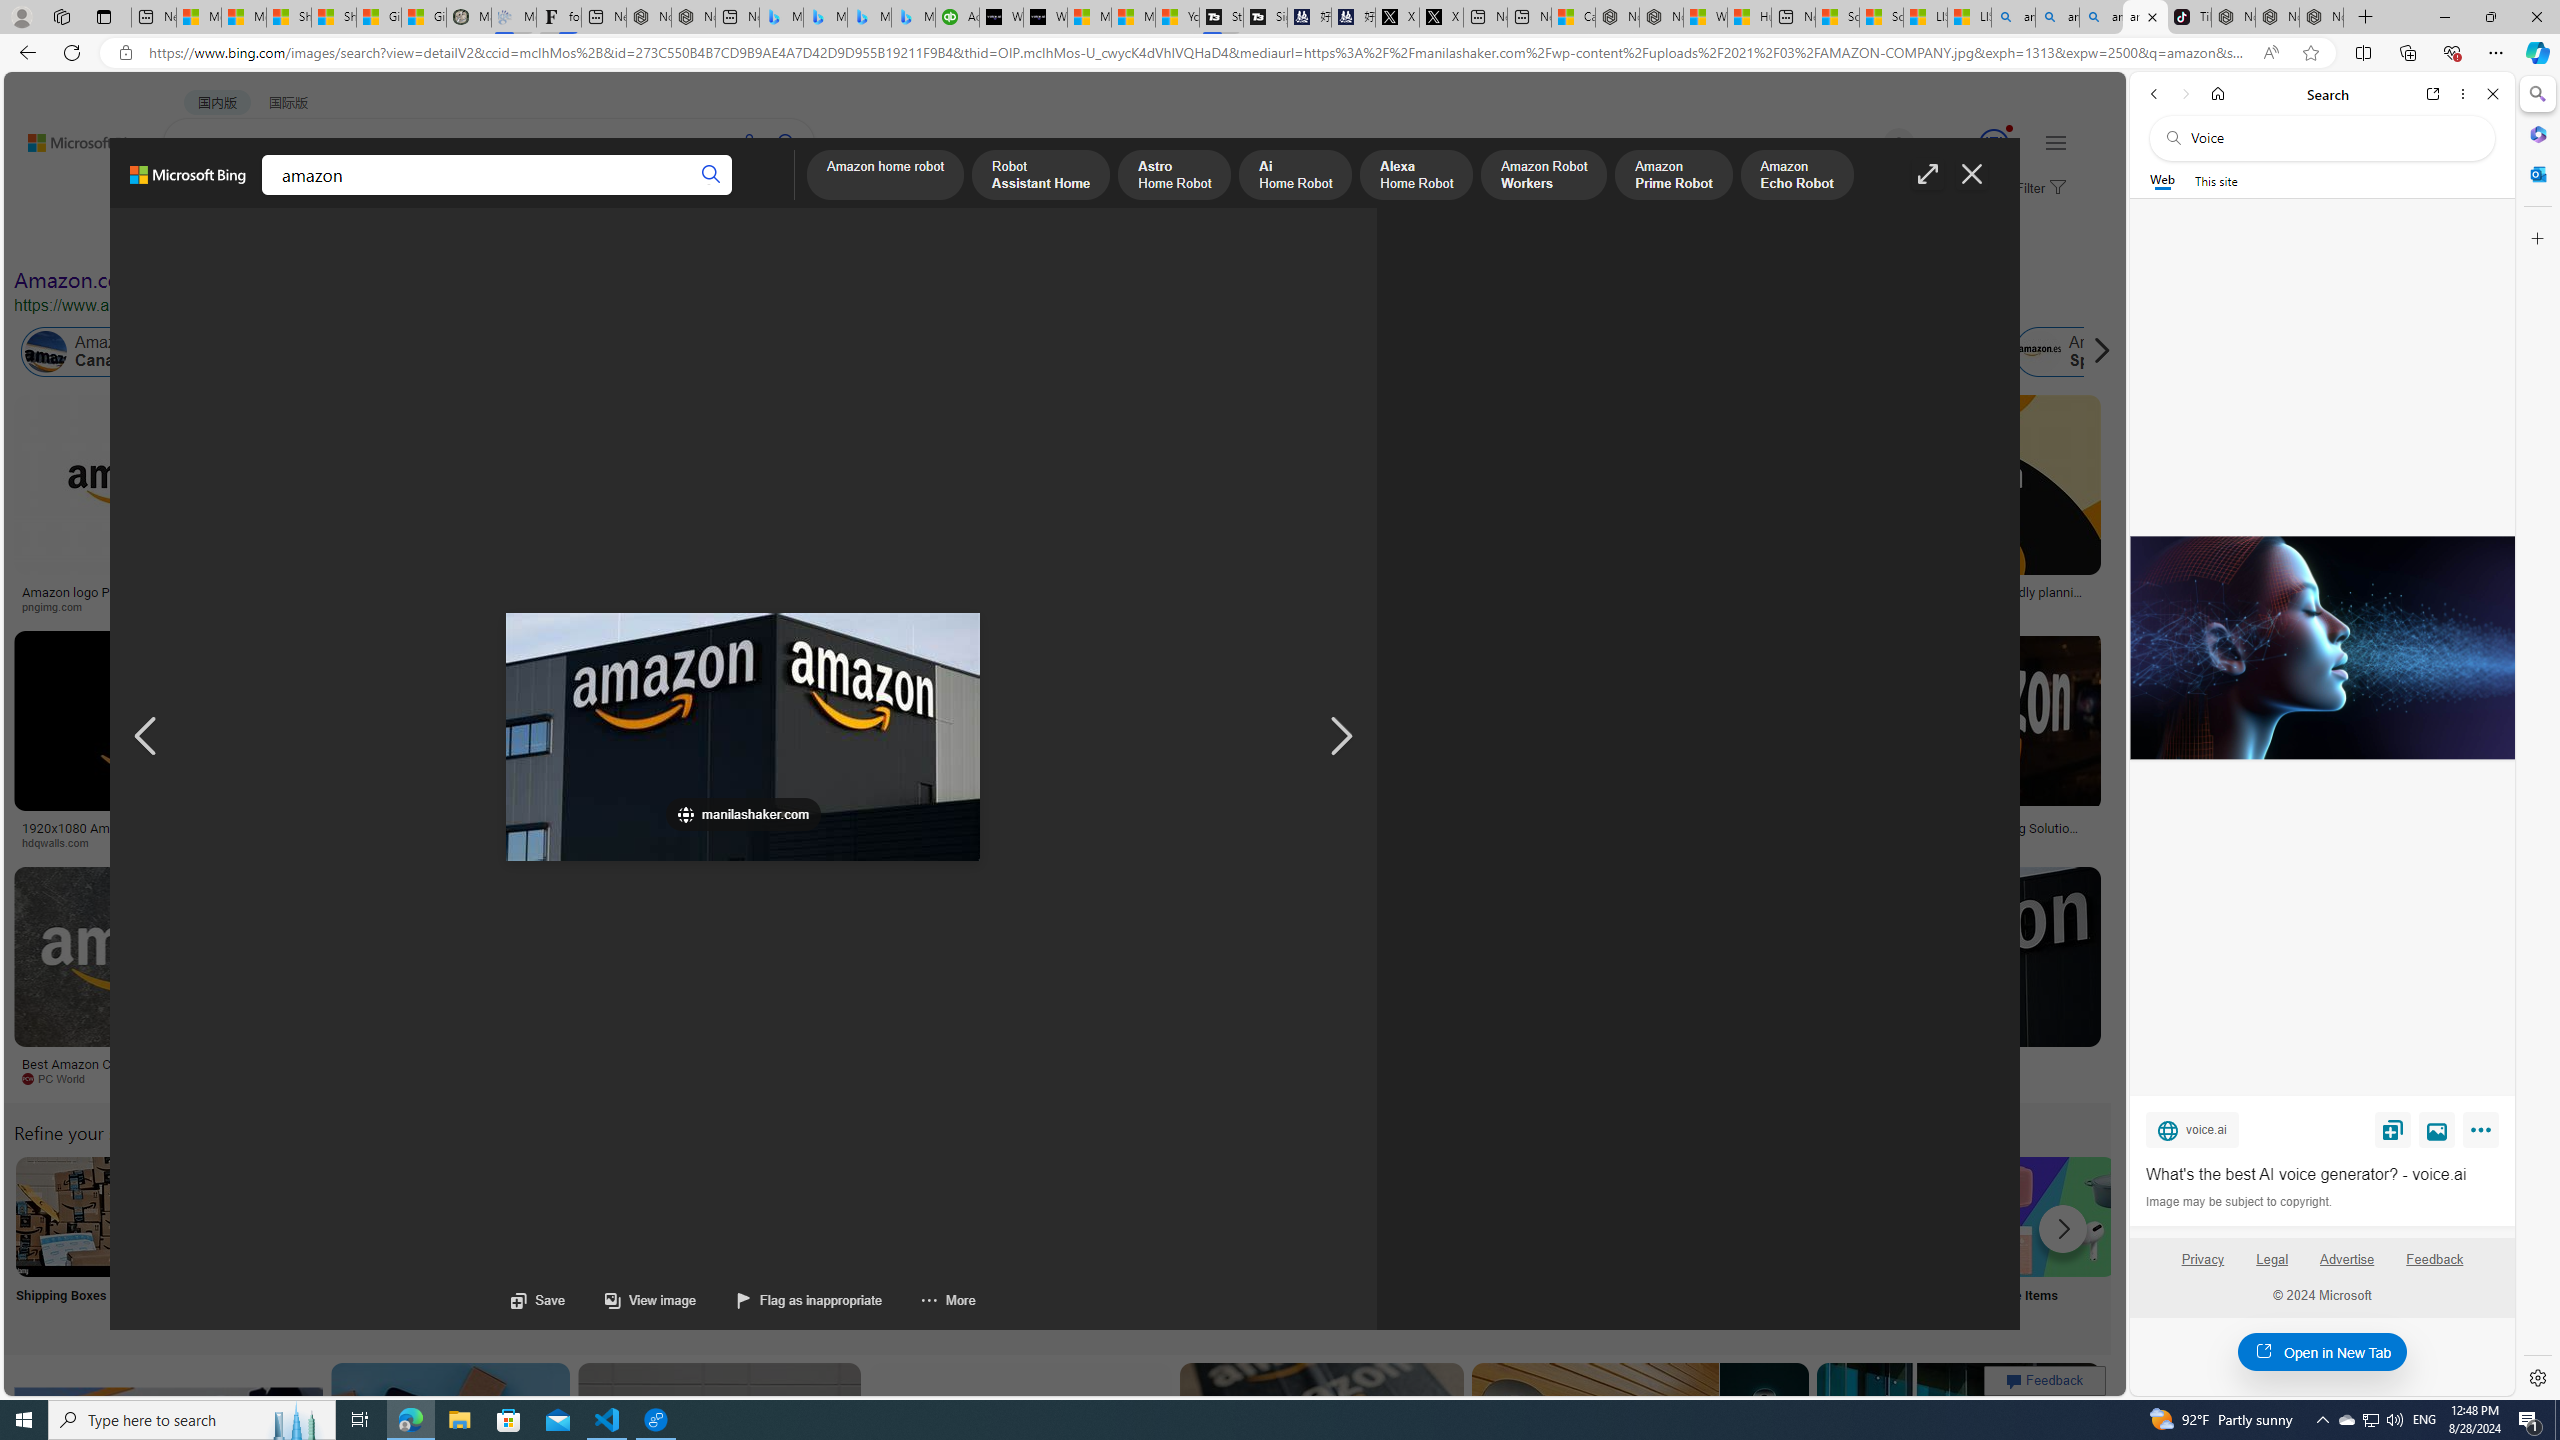 The image size is (2560, 1440). Describe the element at coordinates (538, 1299) in the screenshot. I see `'Save'` at that location.